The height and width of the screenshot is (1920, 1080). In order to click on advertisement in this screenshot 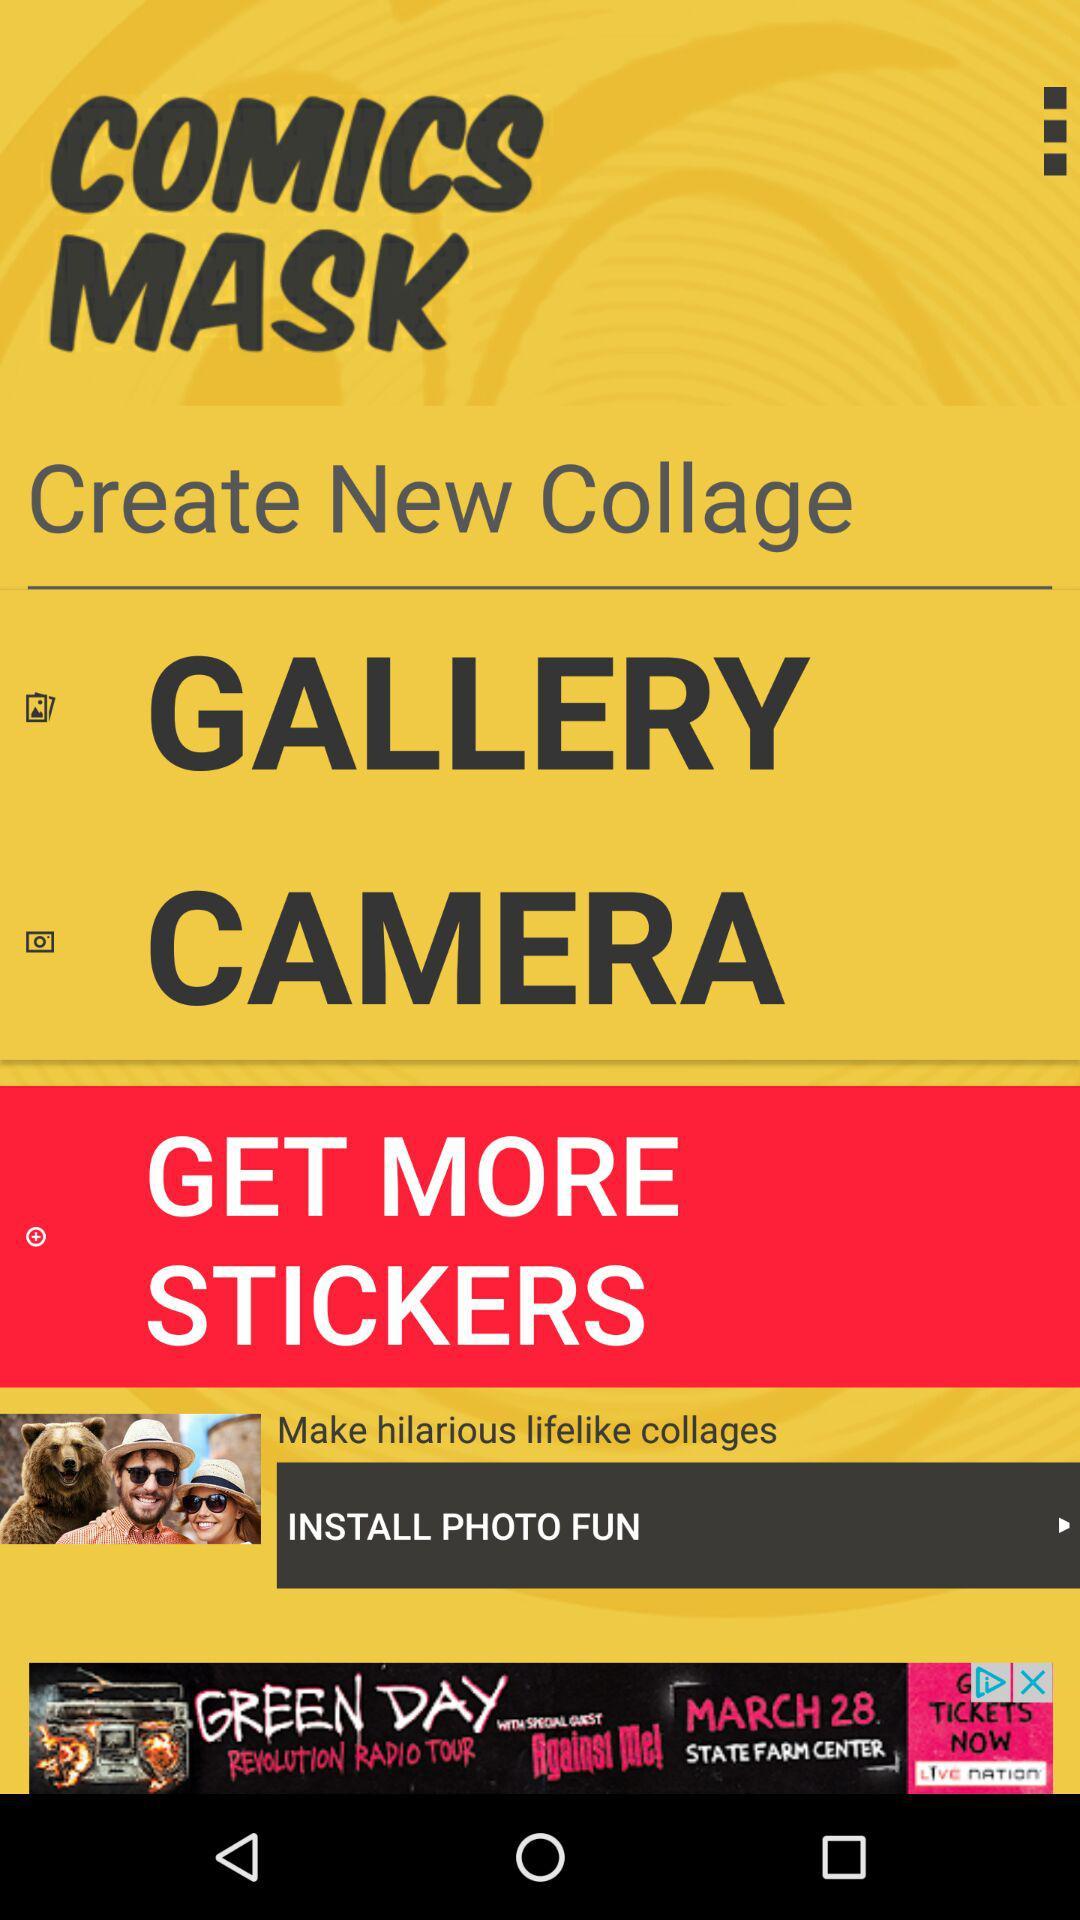, I will do `click(540, 1727)`.